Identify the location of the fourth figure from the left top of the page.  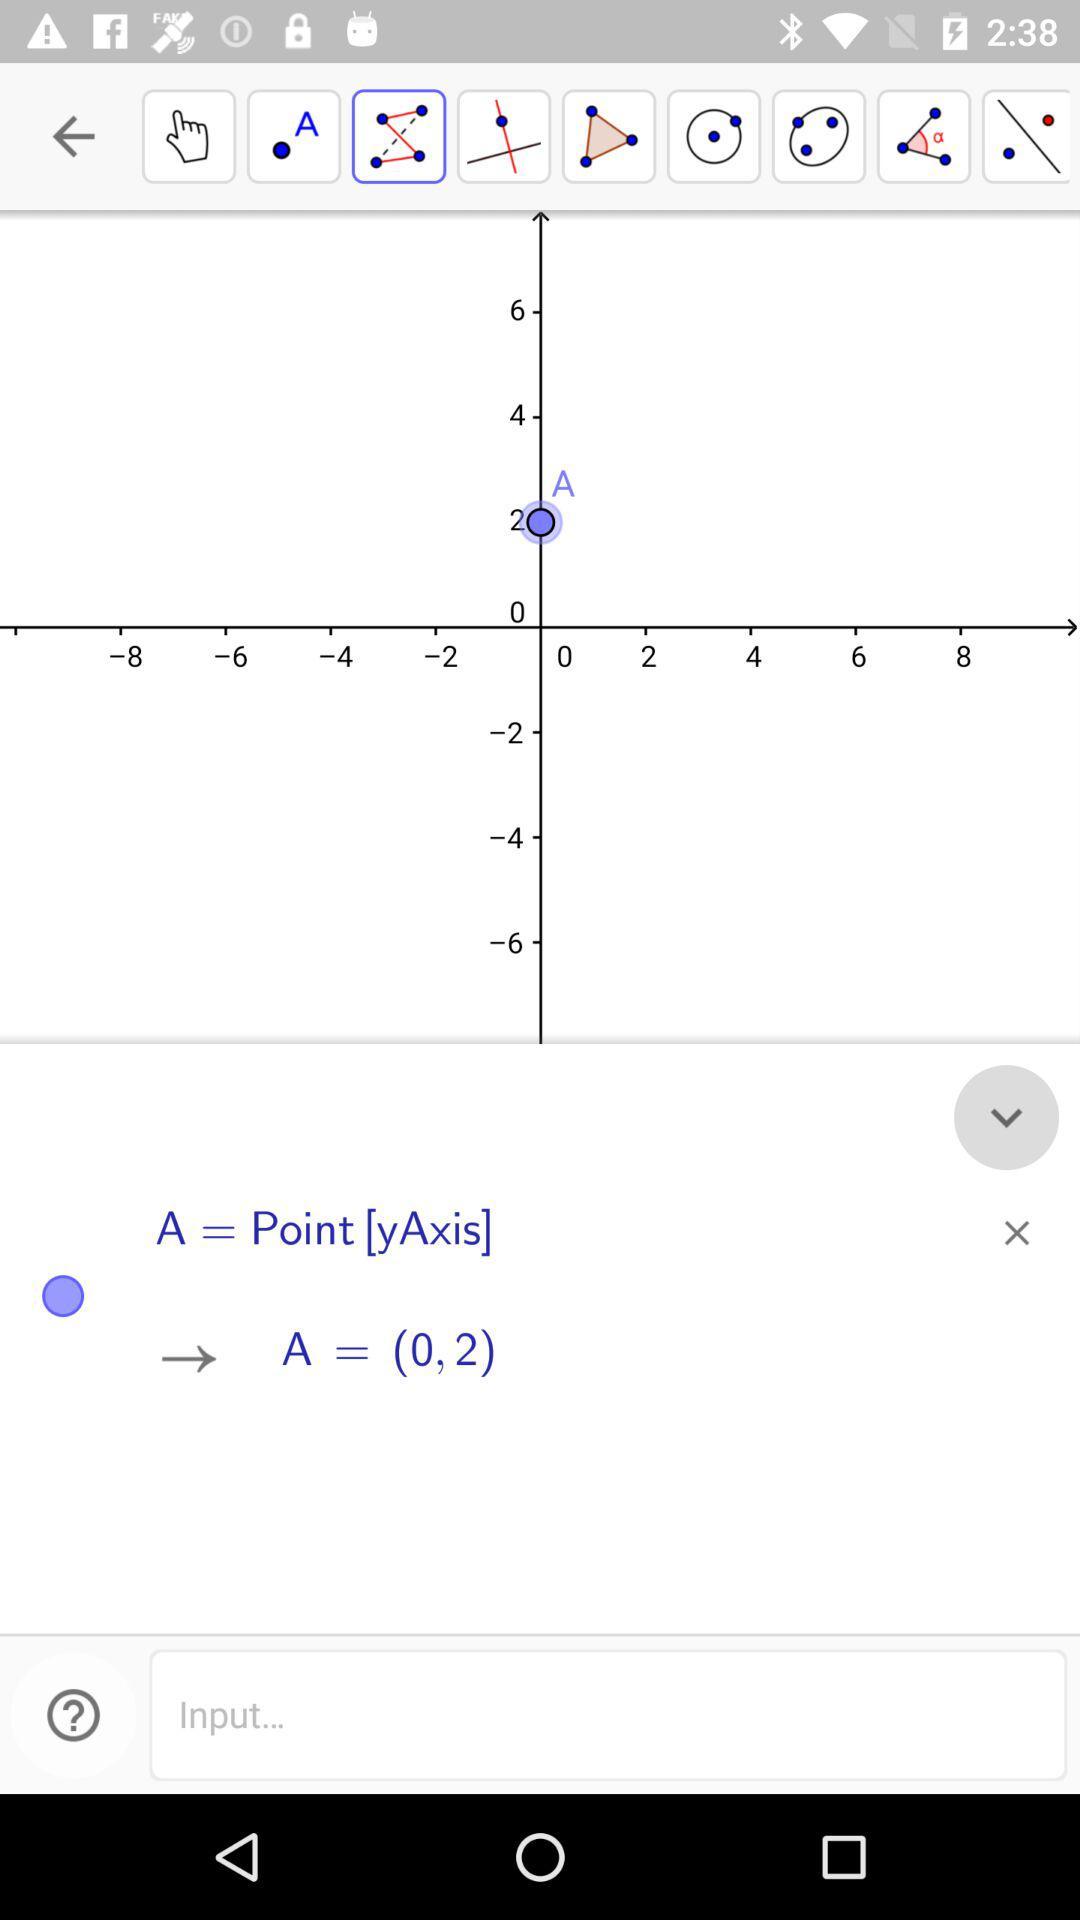
(503, 135).